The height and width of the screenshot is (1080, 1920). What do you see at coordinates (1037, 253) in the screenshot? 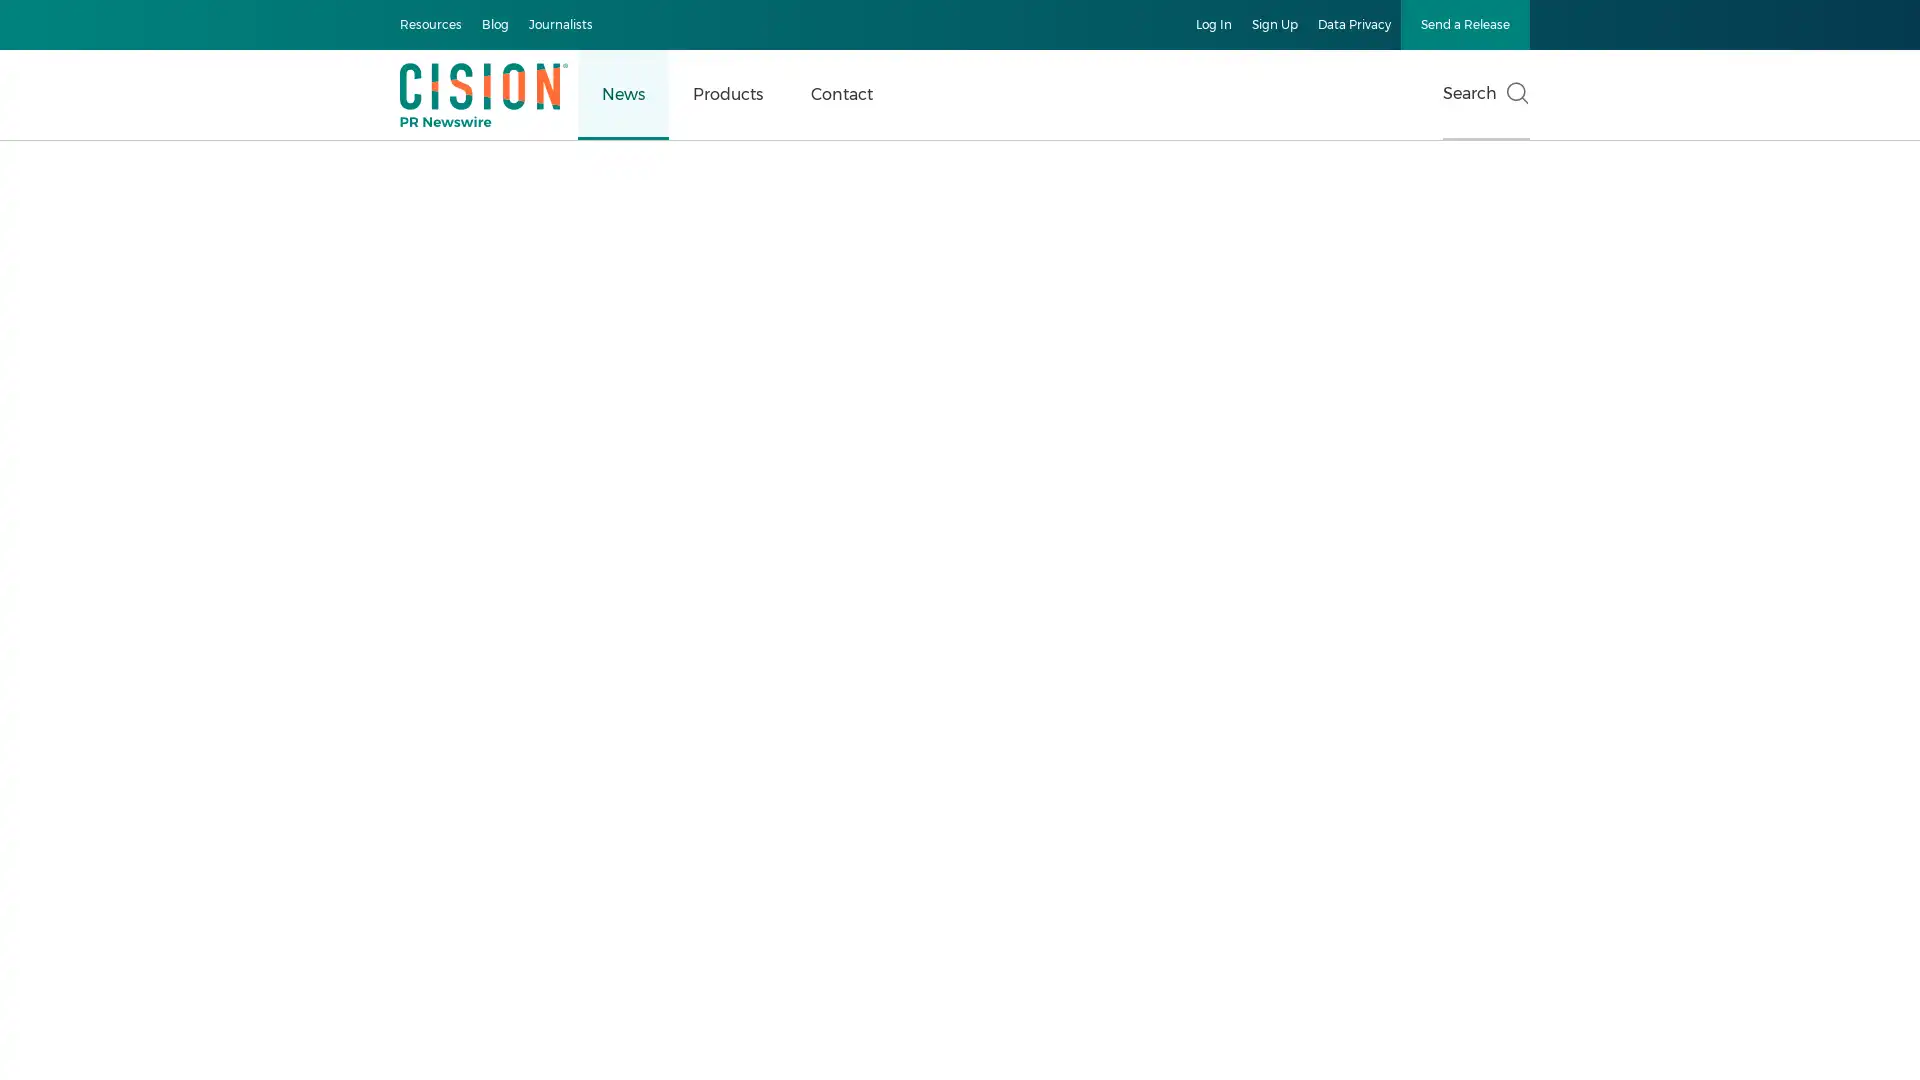
I see `Accept All Cookies` at bounding box center [1037, 253].